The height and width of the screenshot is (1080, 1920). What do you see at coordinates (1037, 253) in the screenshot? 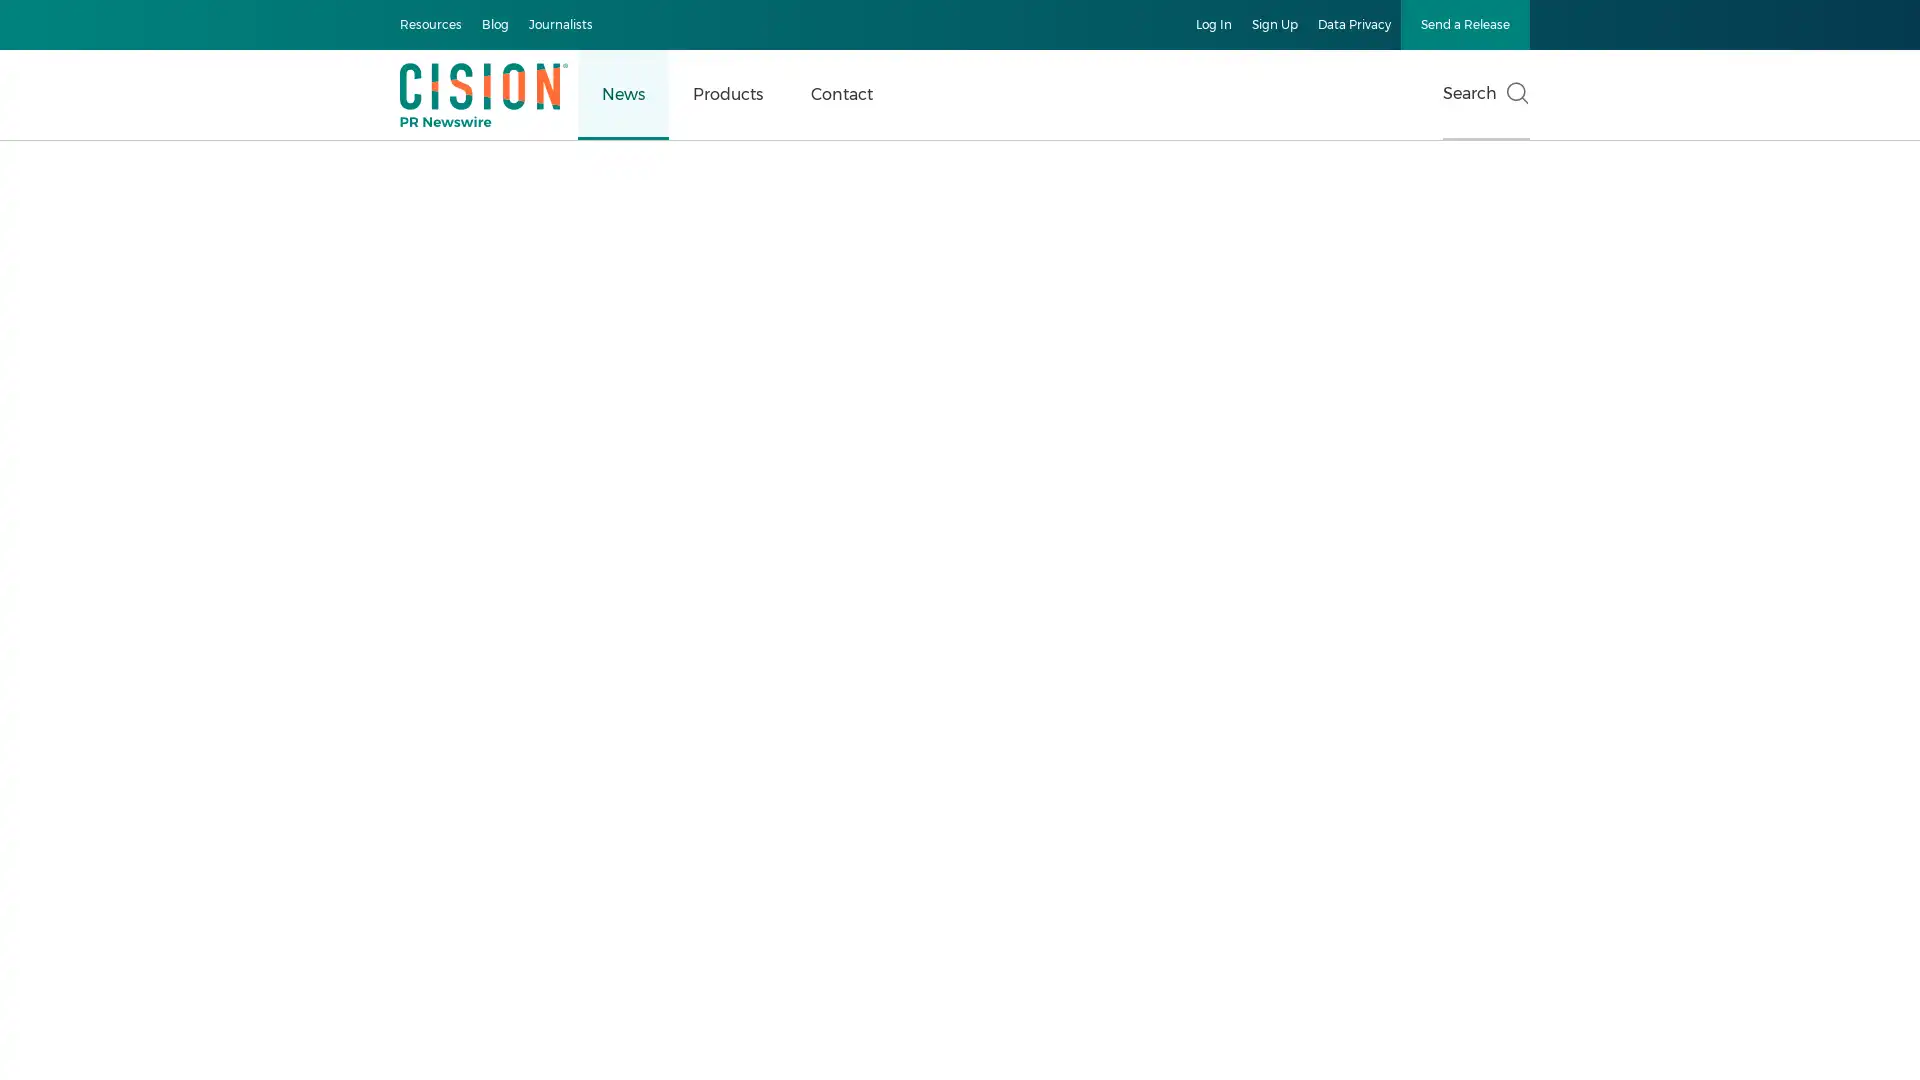
I see `Accept All Cookies` at bounding box center [1037, 253].